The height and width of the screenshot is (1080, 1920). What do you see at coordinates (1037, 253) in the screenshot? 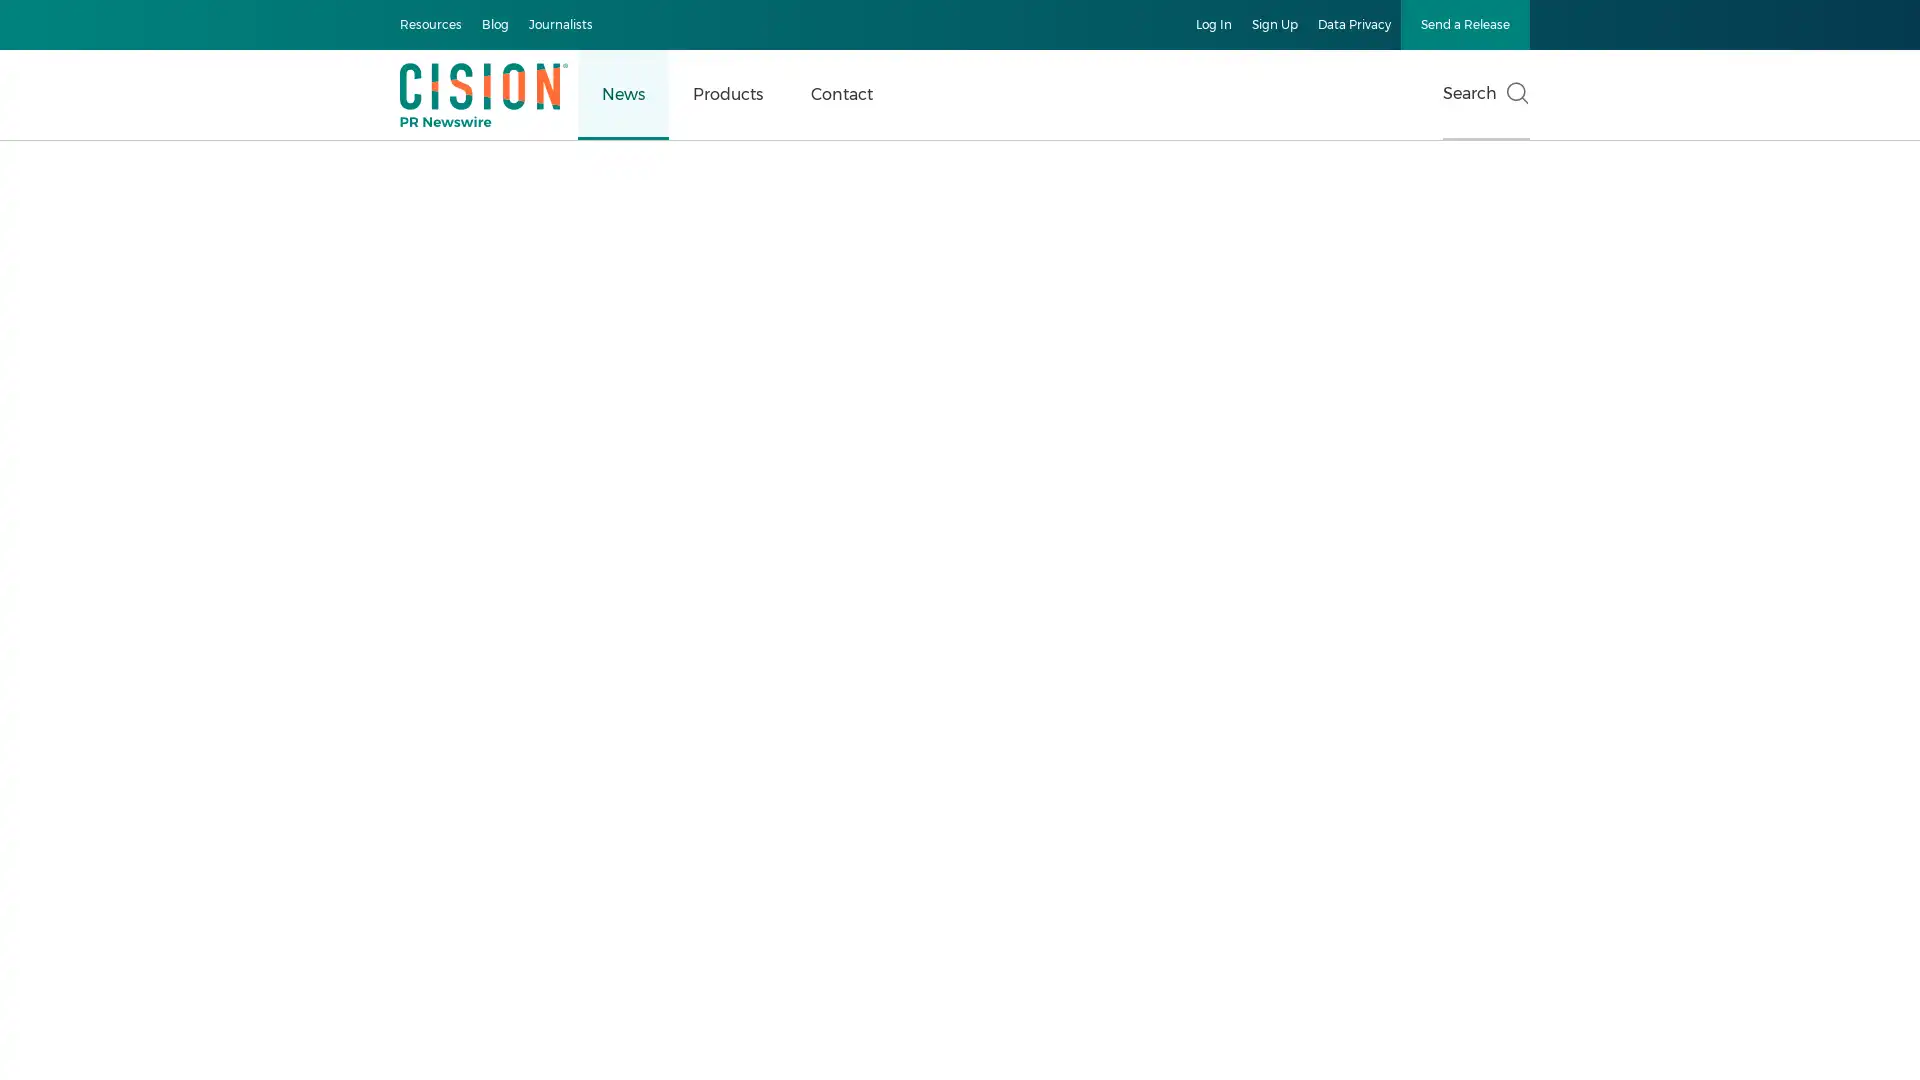
I see `Accept All Cookies` at bounding box center [1037, 253].